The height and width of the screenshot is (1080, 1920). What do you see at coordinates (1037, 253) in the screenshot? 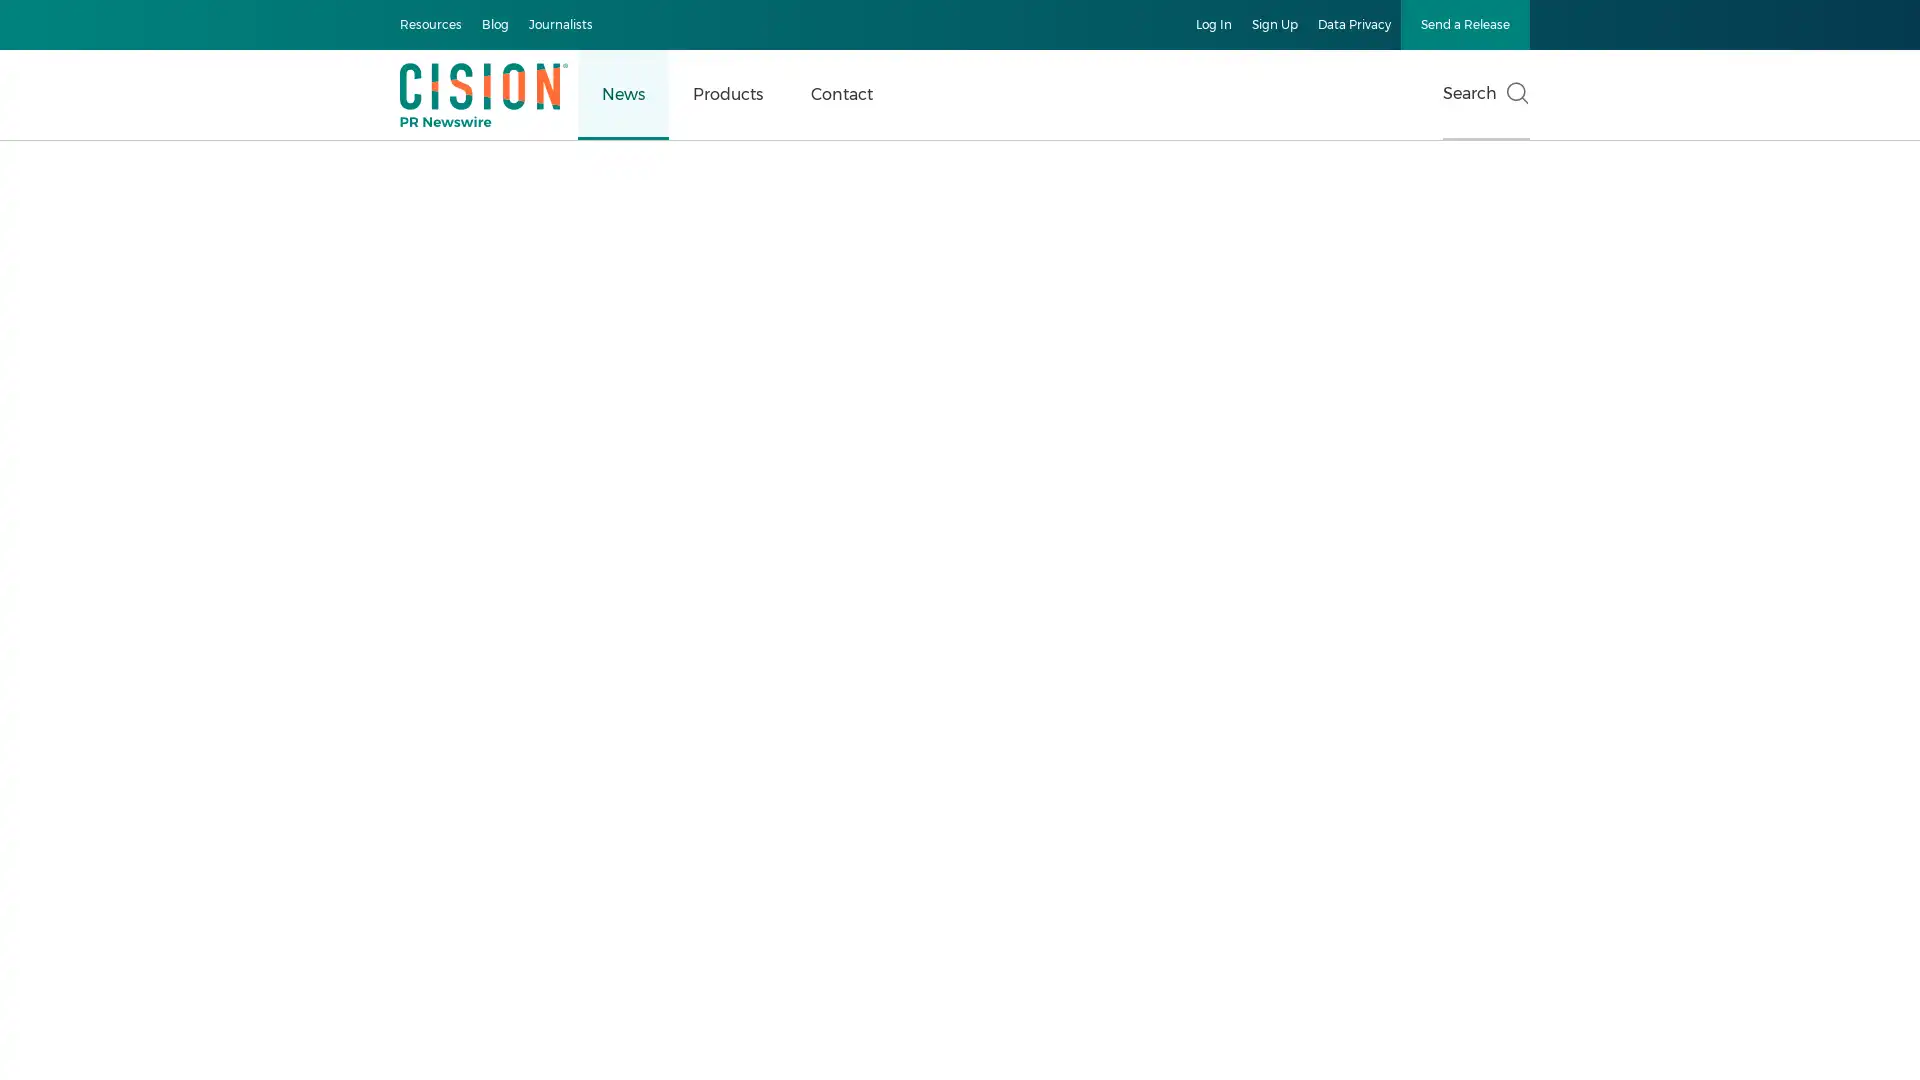
I see `Accept All Cookies` at bounding box center [1037, 253].